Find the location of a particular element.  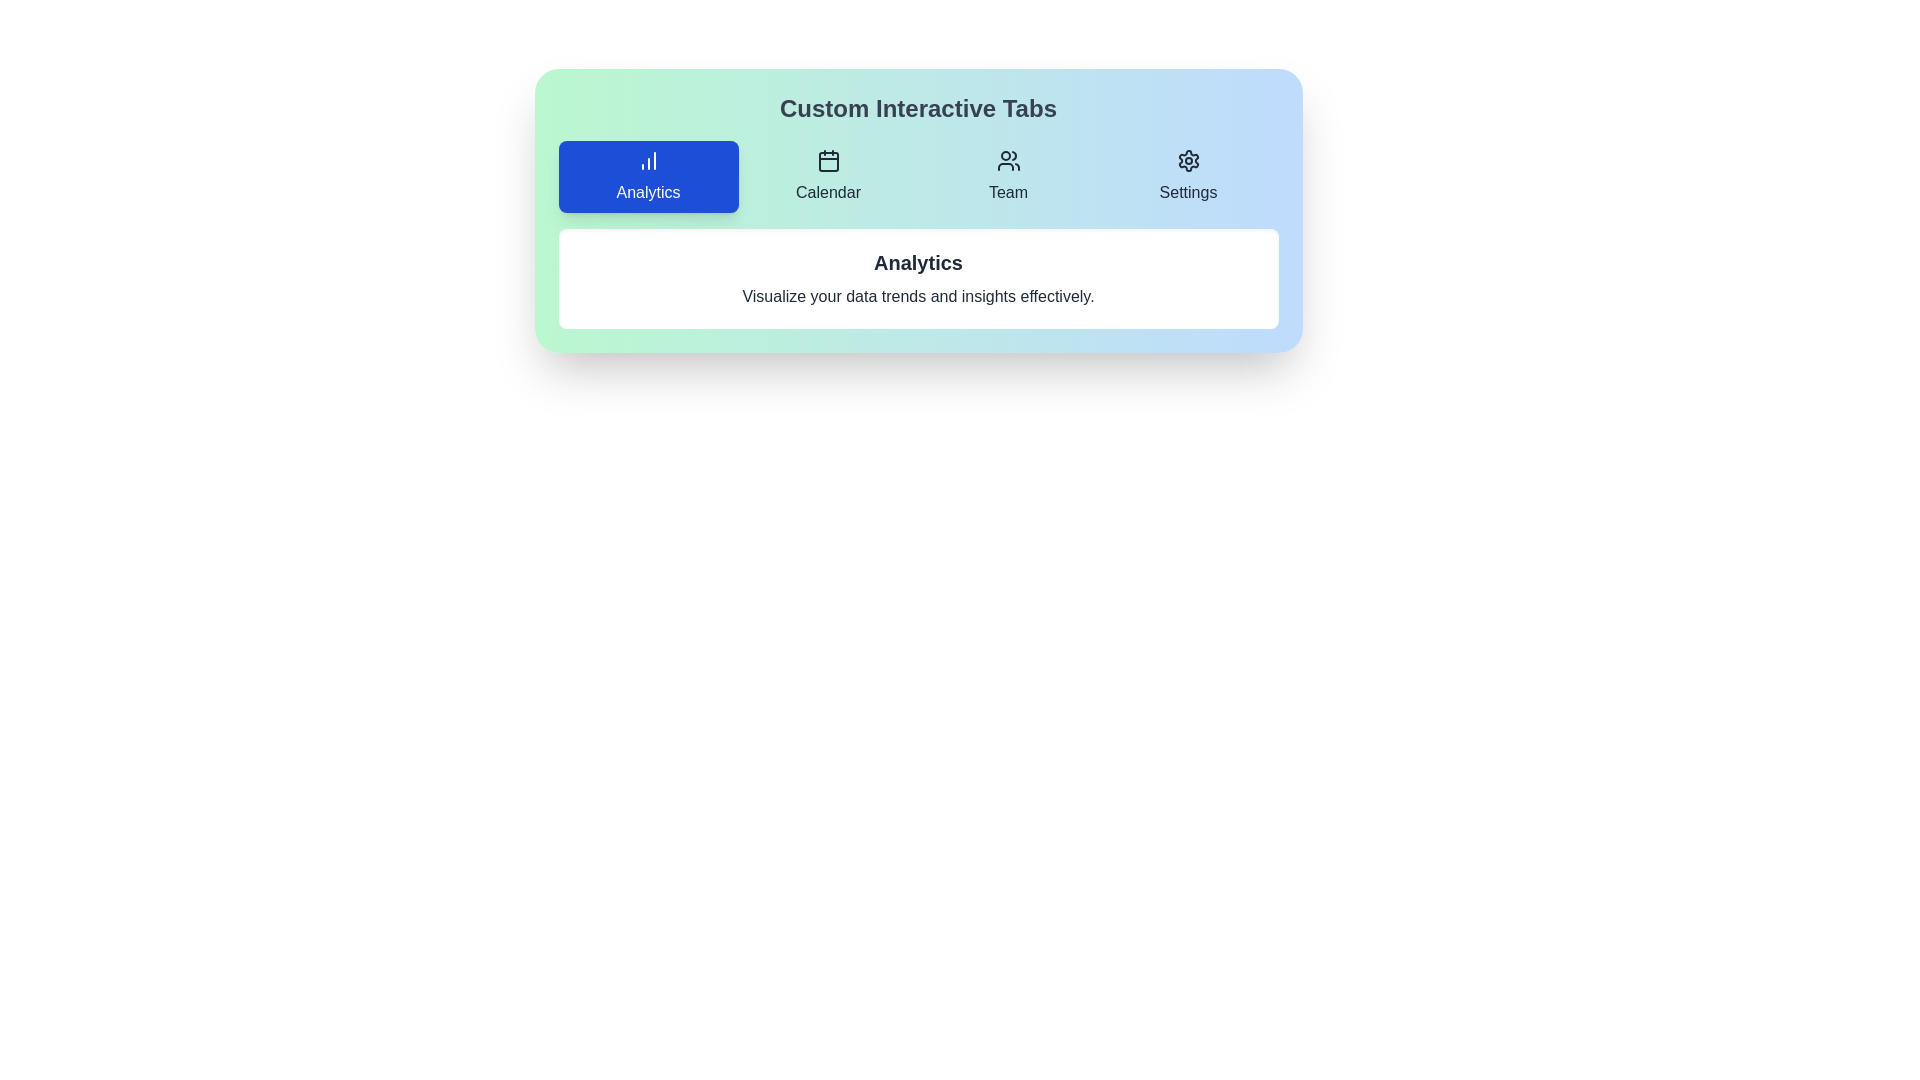

the 'Settings' text label located beneath the gear icon in the horizontal navigation bar at the top of the interface is located at coordinates (1188, 192).